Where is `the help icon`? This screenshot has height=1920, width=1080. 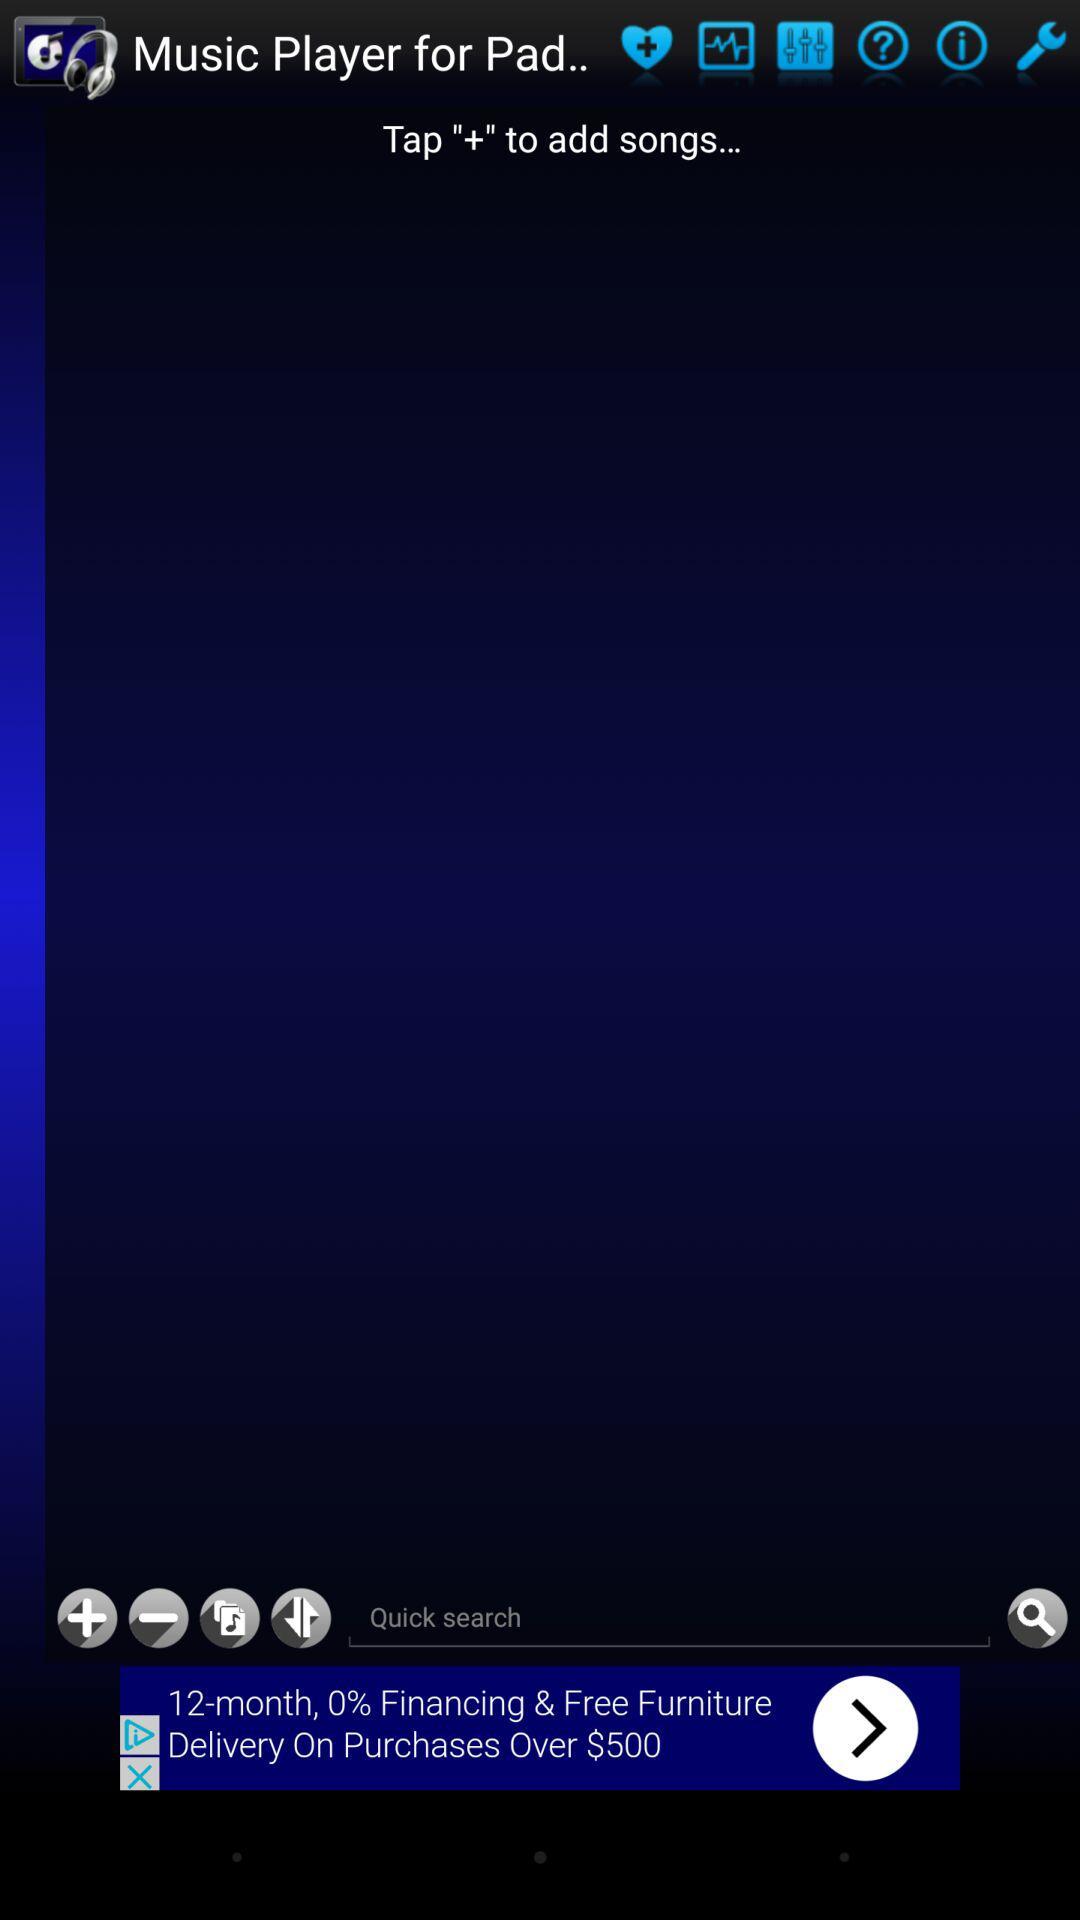
the help icon is located at coordinates (882, 55).